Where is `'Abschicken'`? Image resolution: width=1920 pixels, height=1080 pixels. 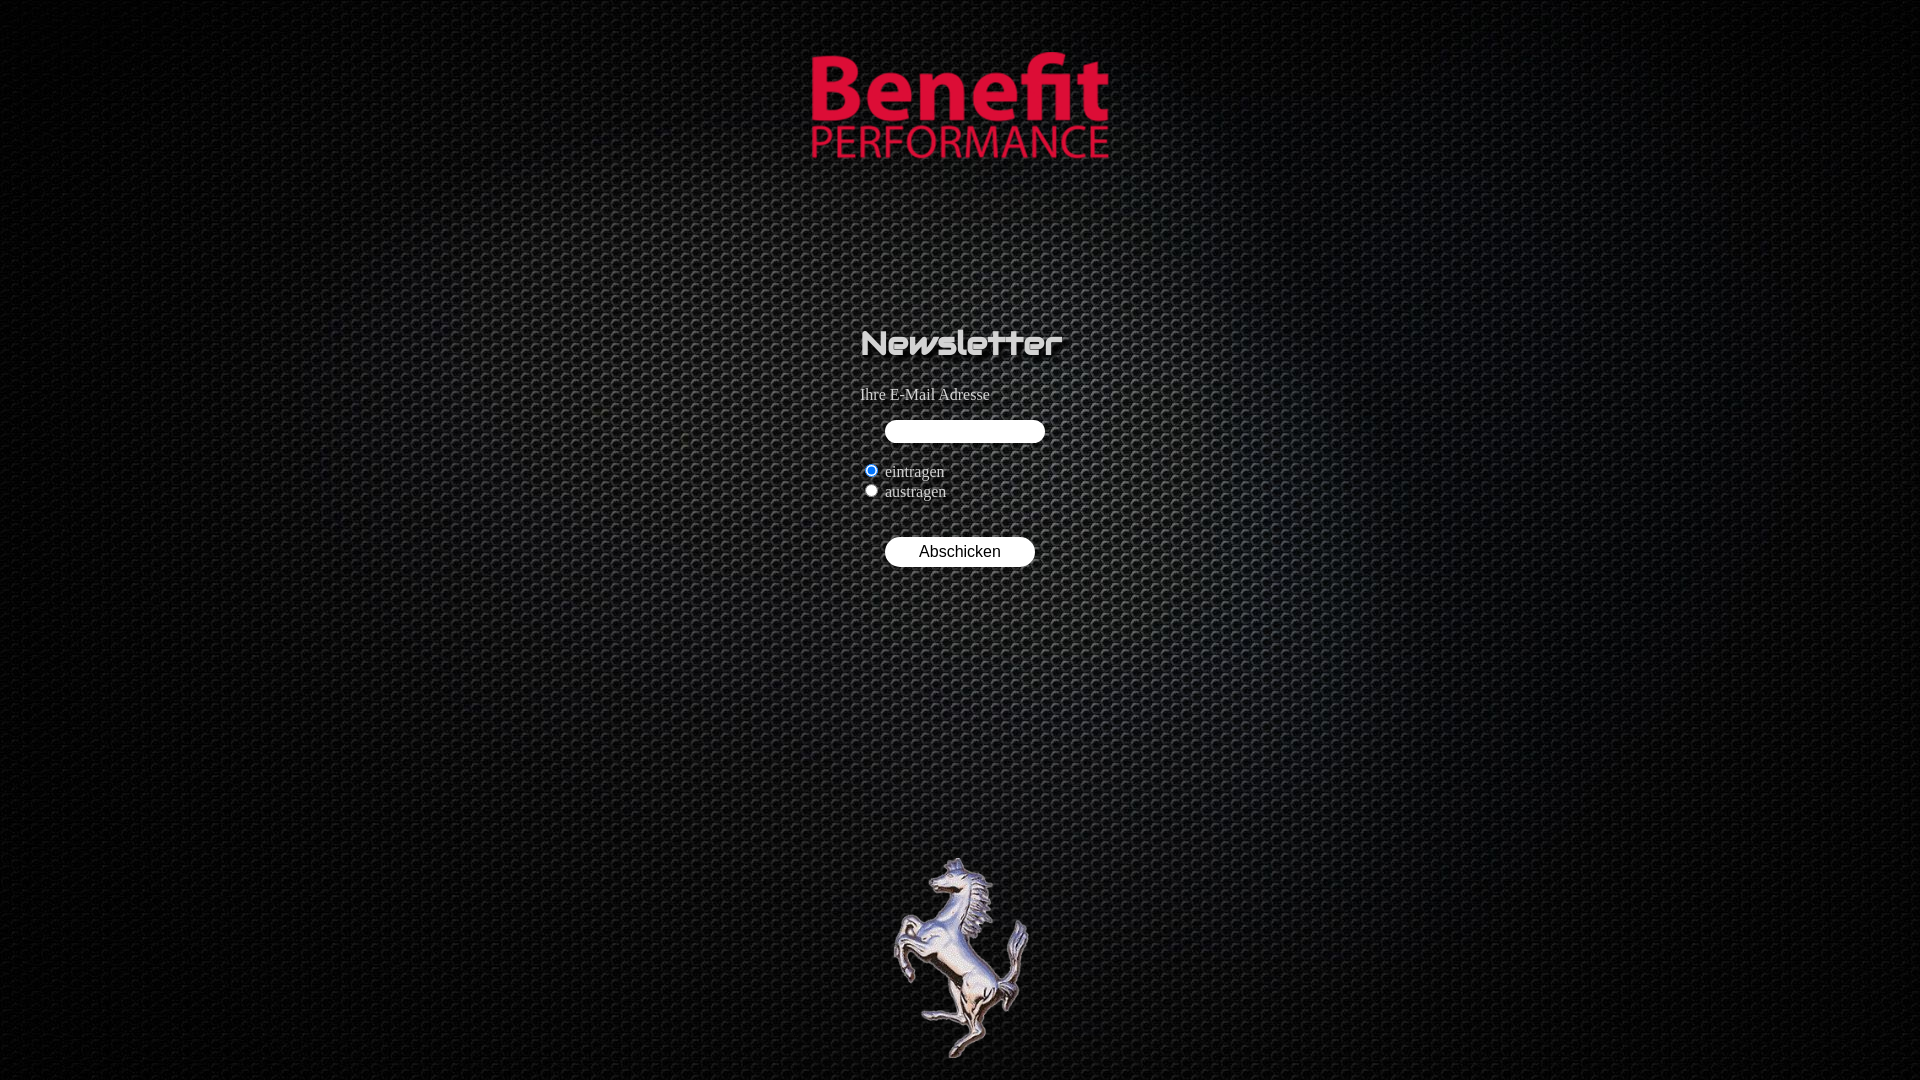 'Abschicken' is located at coordinates (960, 551).